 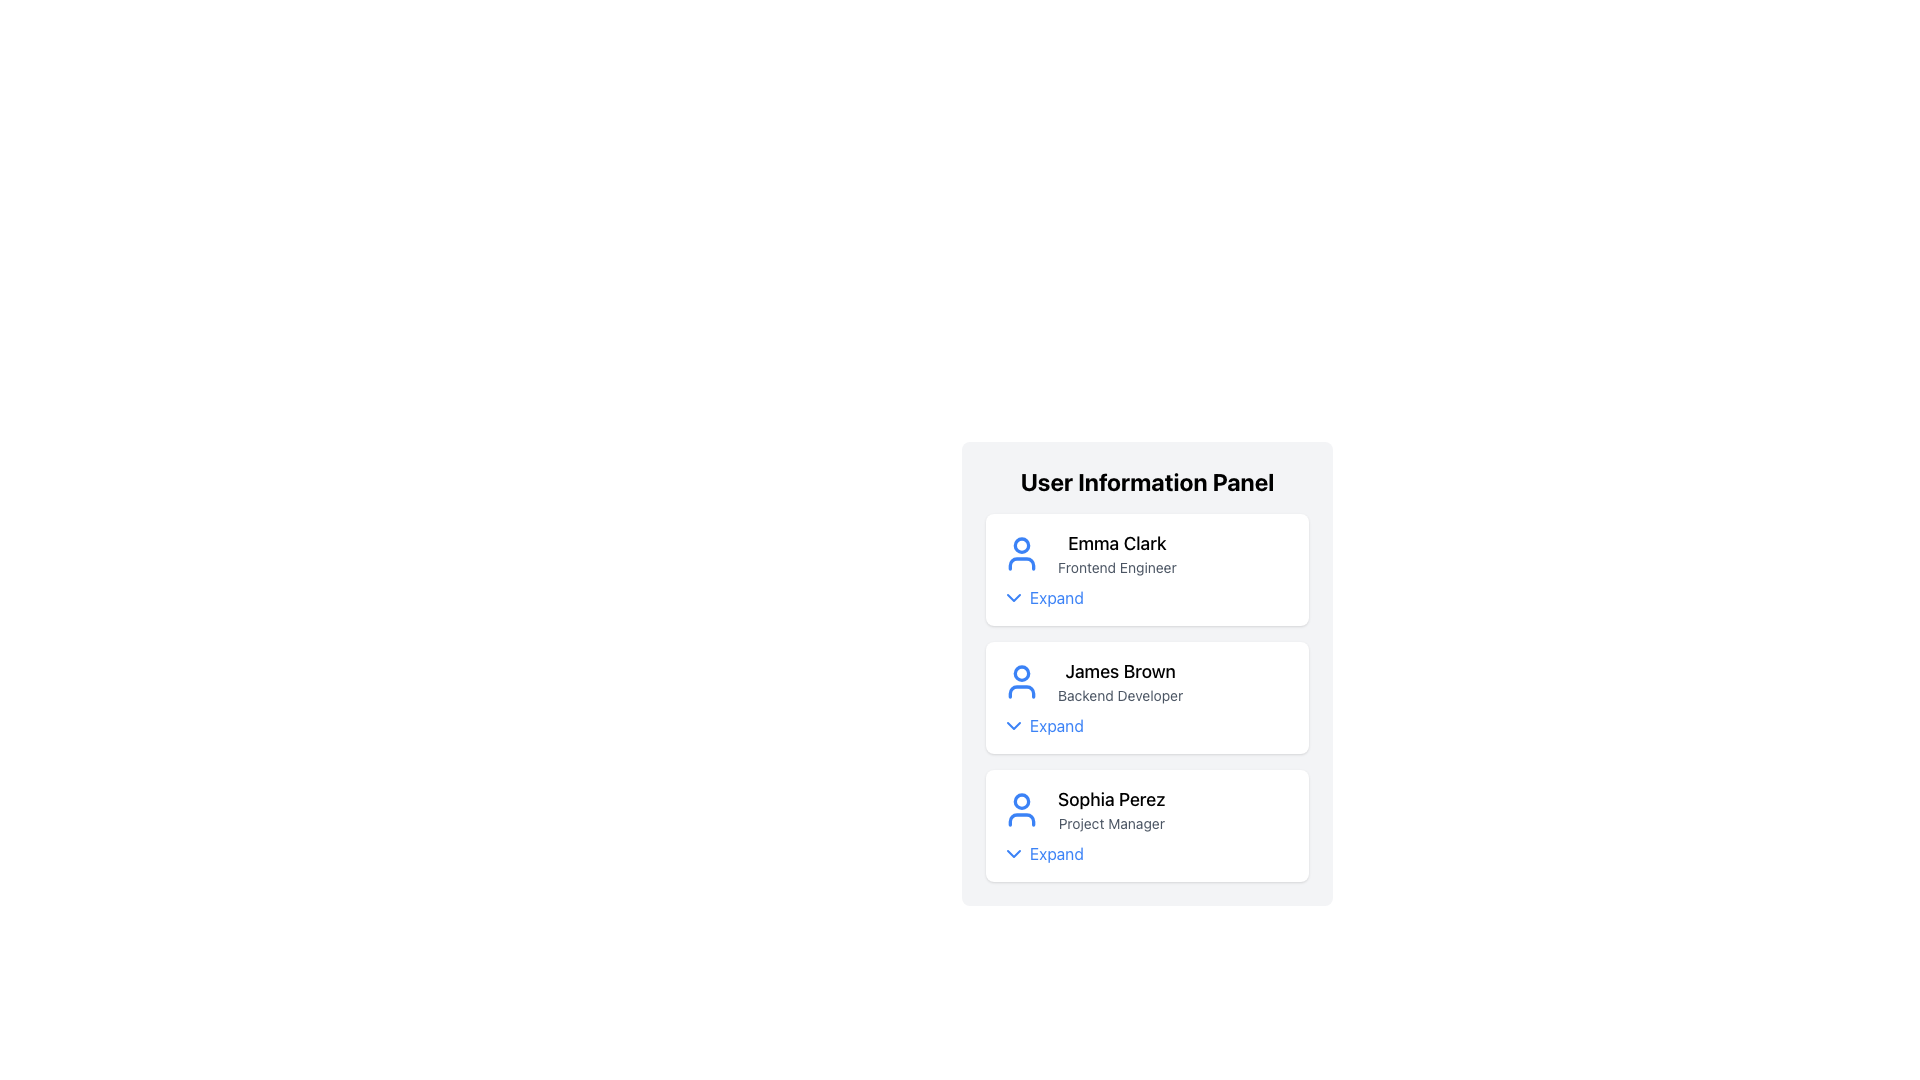 What do you see at coordinates (1120, 694) in the screenshot?
I see `the text label displaying 'Backend Developer', which is styled plainly in gray and located directly below 'James Brown' in the user information card` at bounding box center [1120, 694].